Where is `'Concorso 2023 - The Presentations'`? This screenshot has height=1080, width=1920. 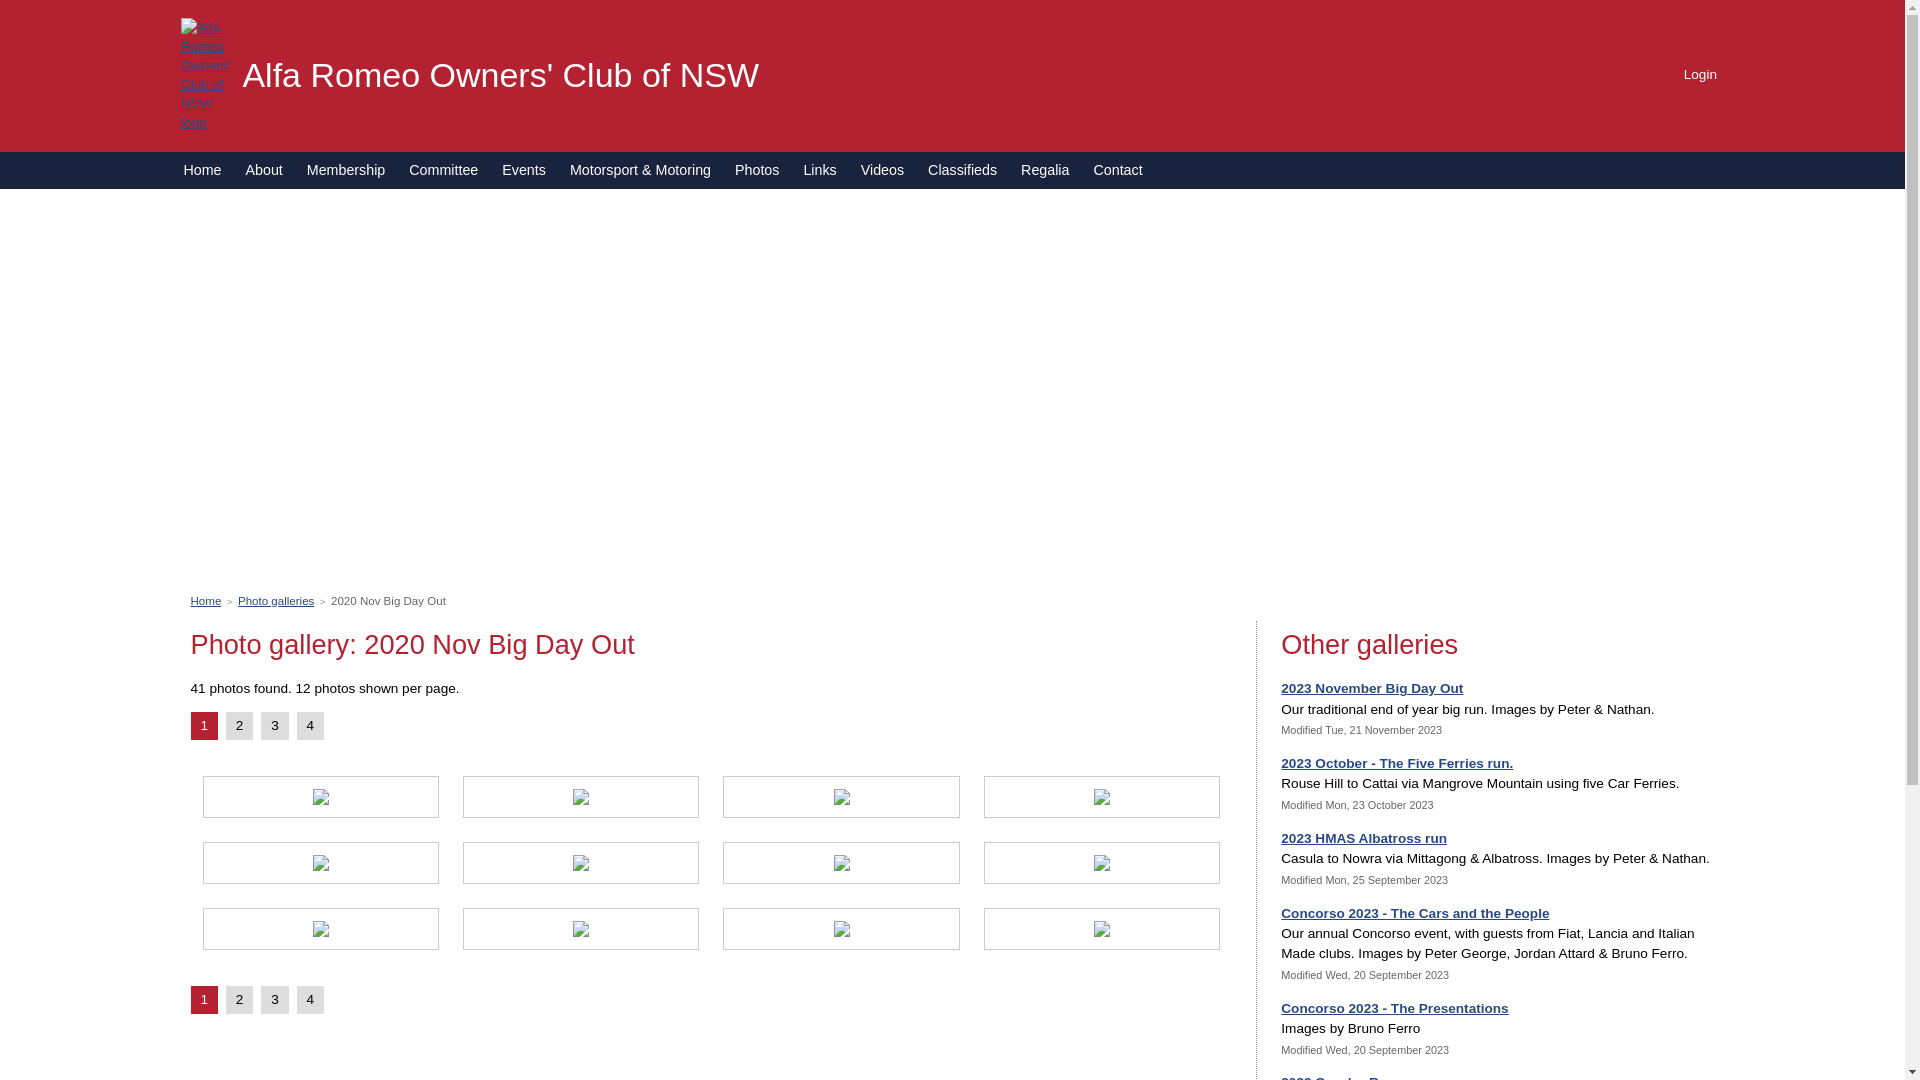
'Concorso 2023 - The Presentations' is located at coordinates (1393, 1008).